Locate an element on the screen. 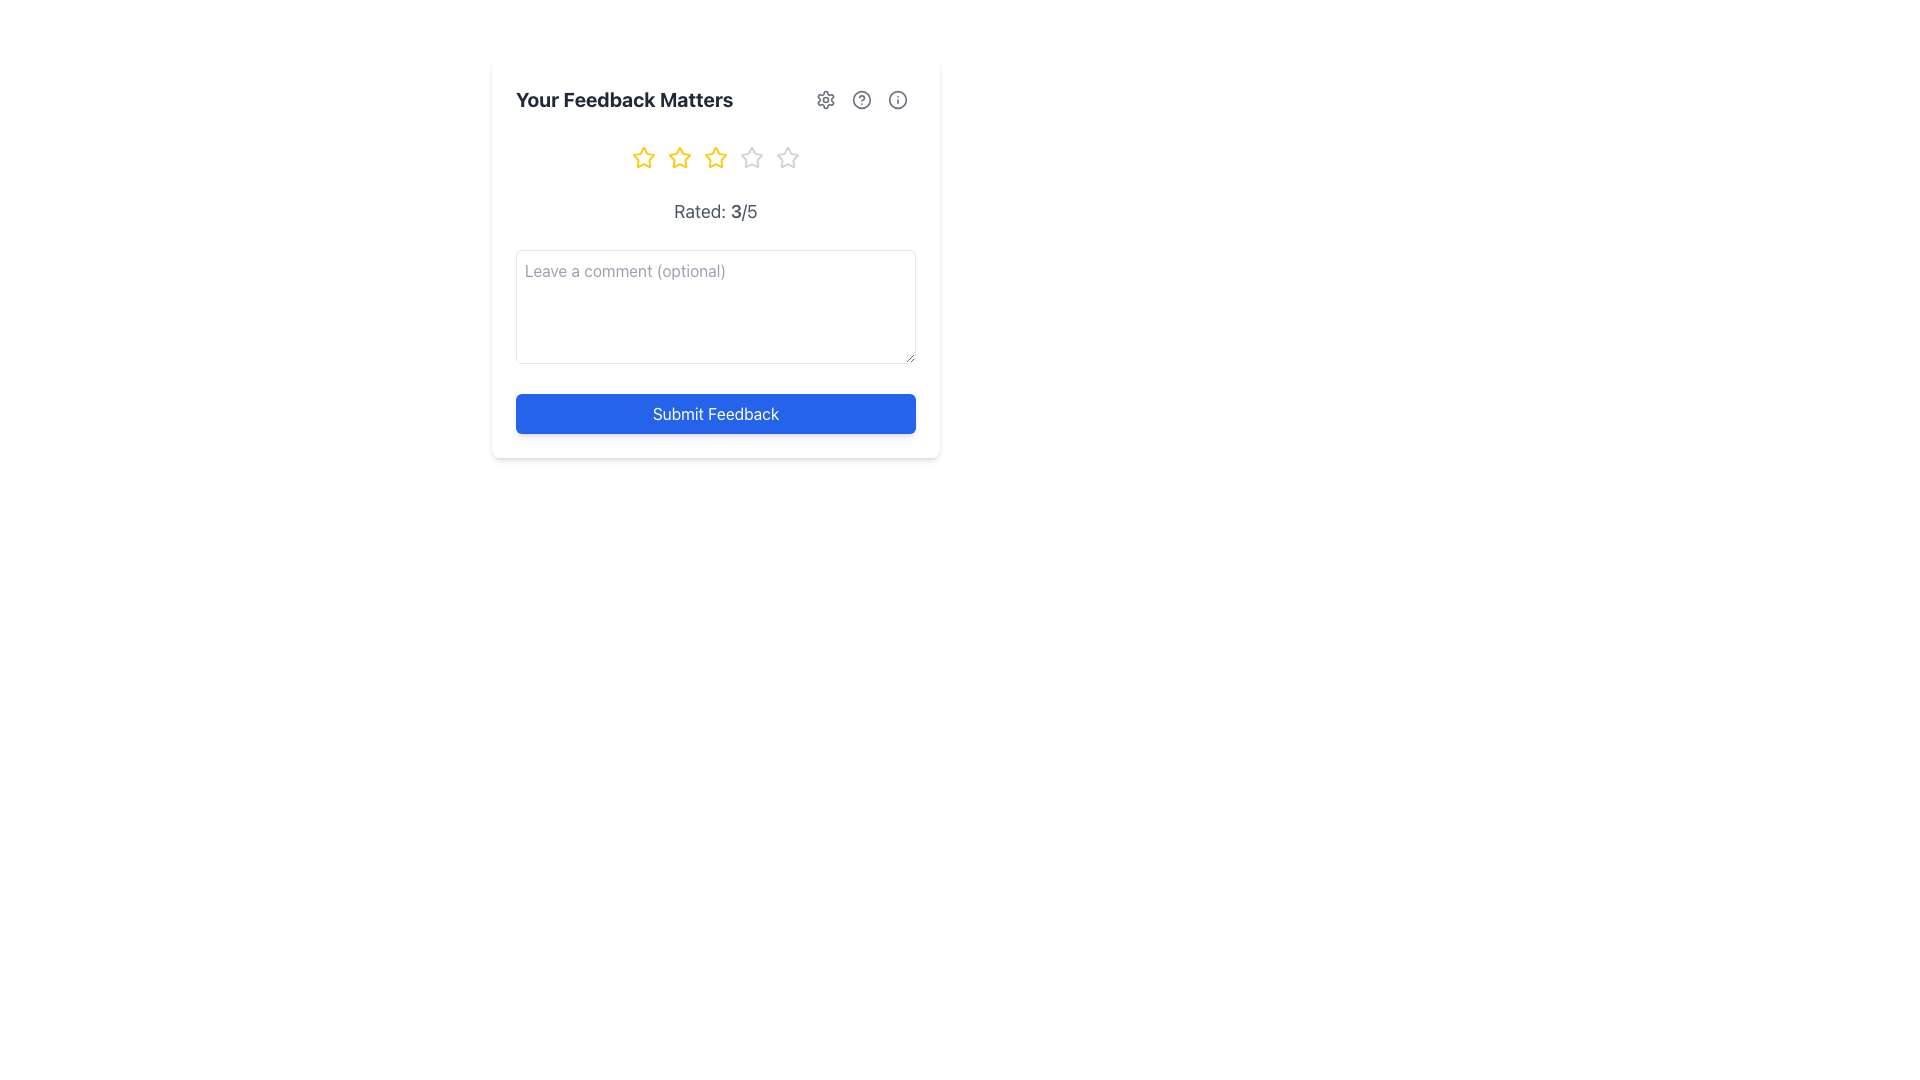 The width and height of the screenshot is (1920, 1080). the second star icon in the rating system to set the rating is located at coordinates (643, 157).